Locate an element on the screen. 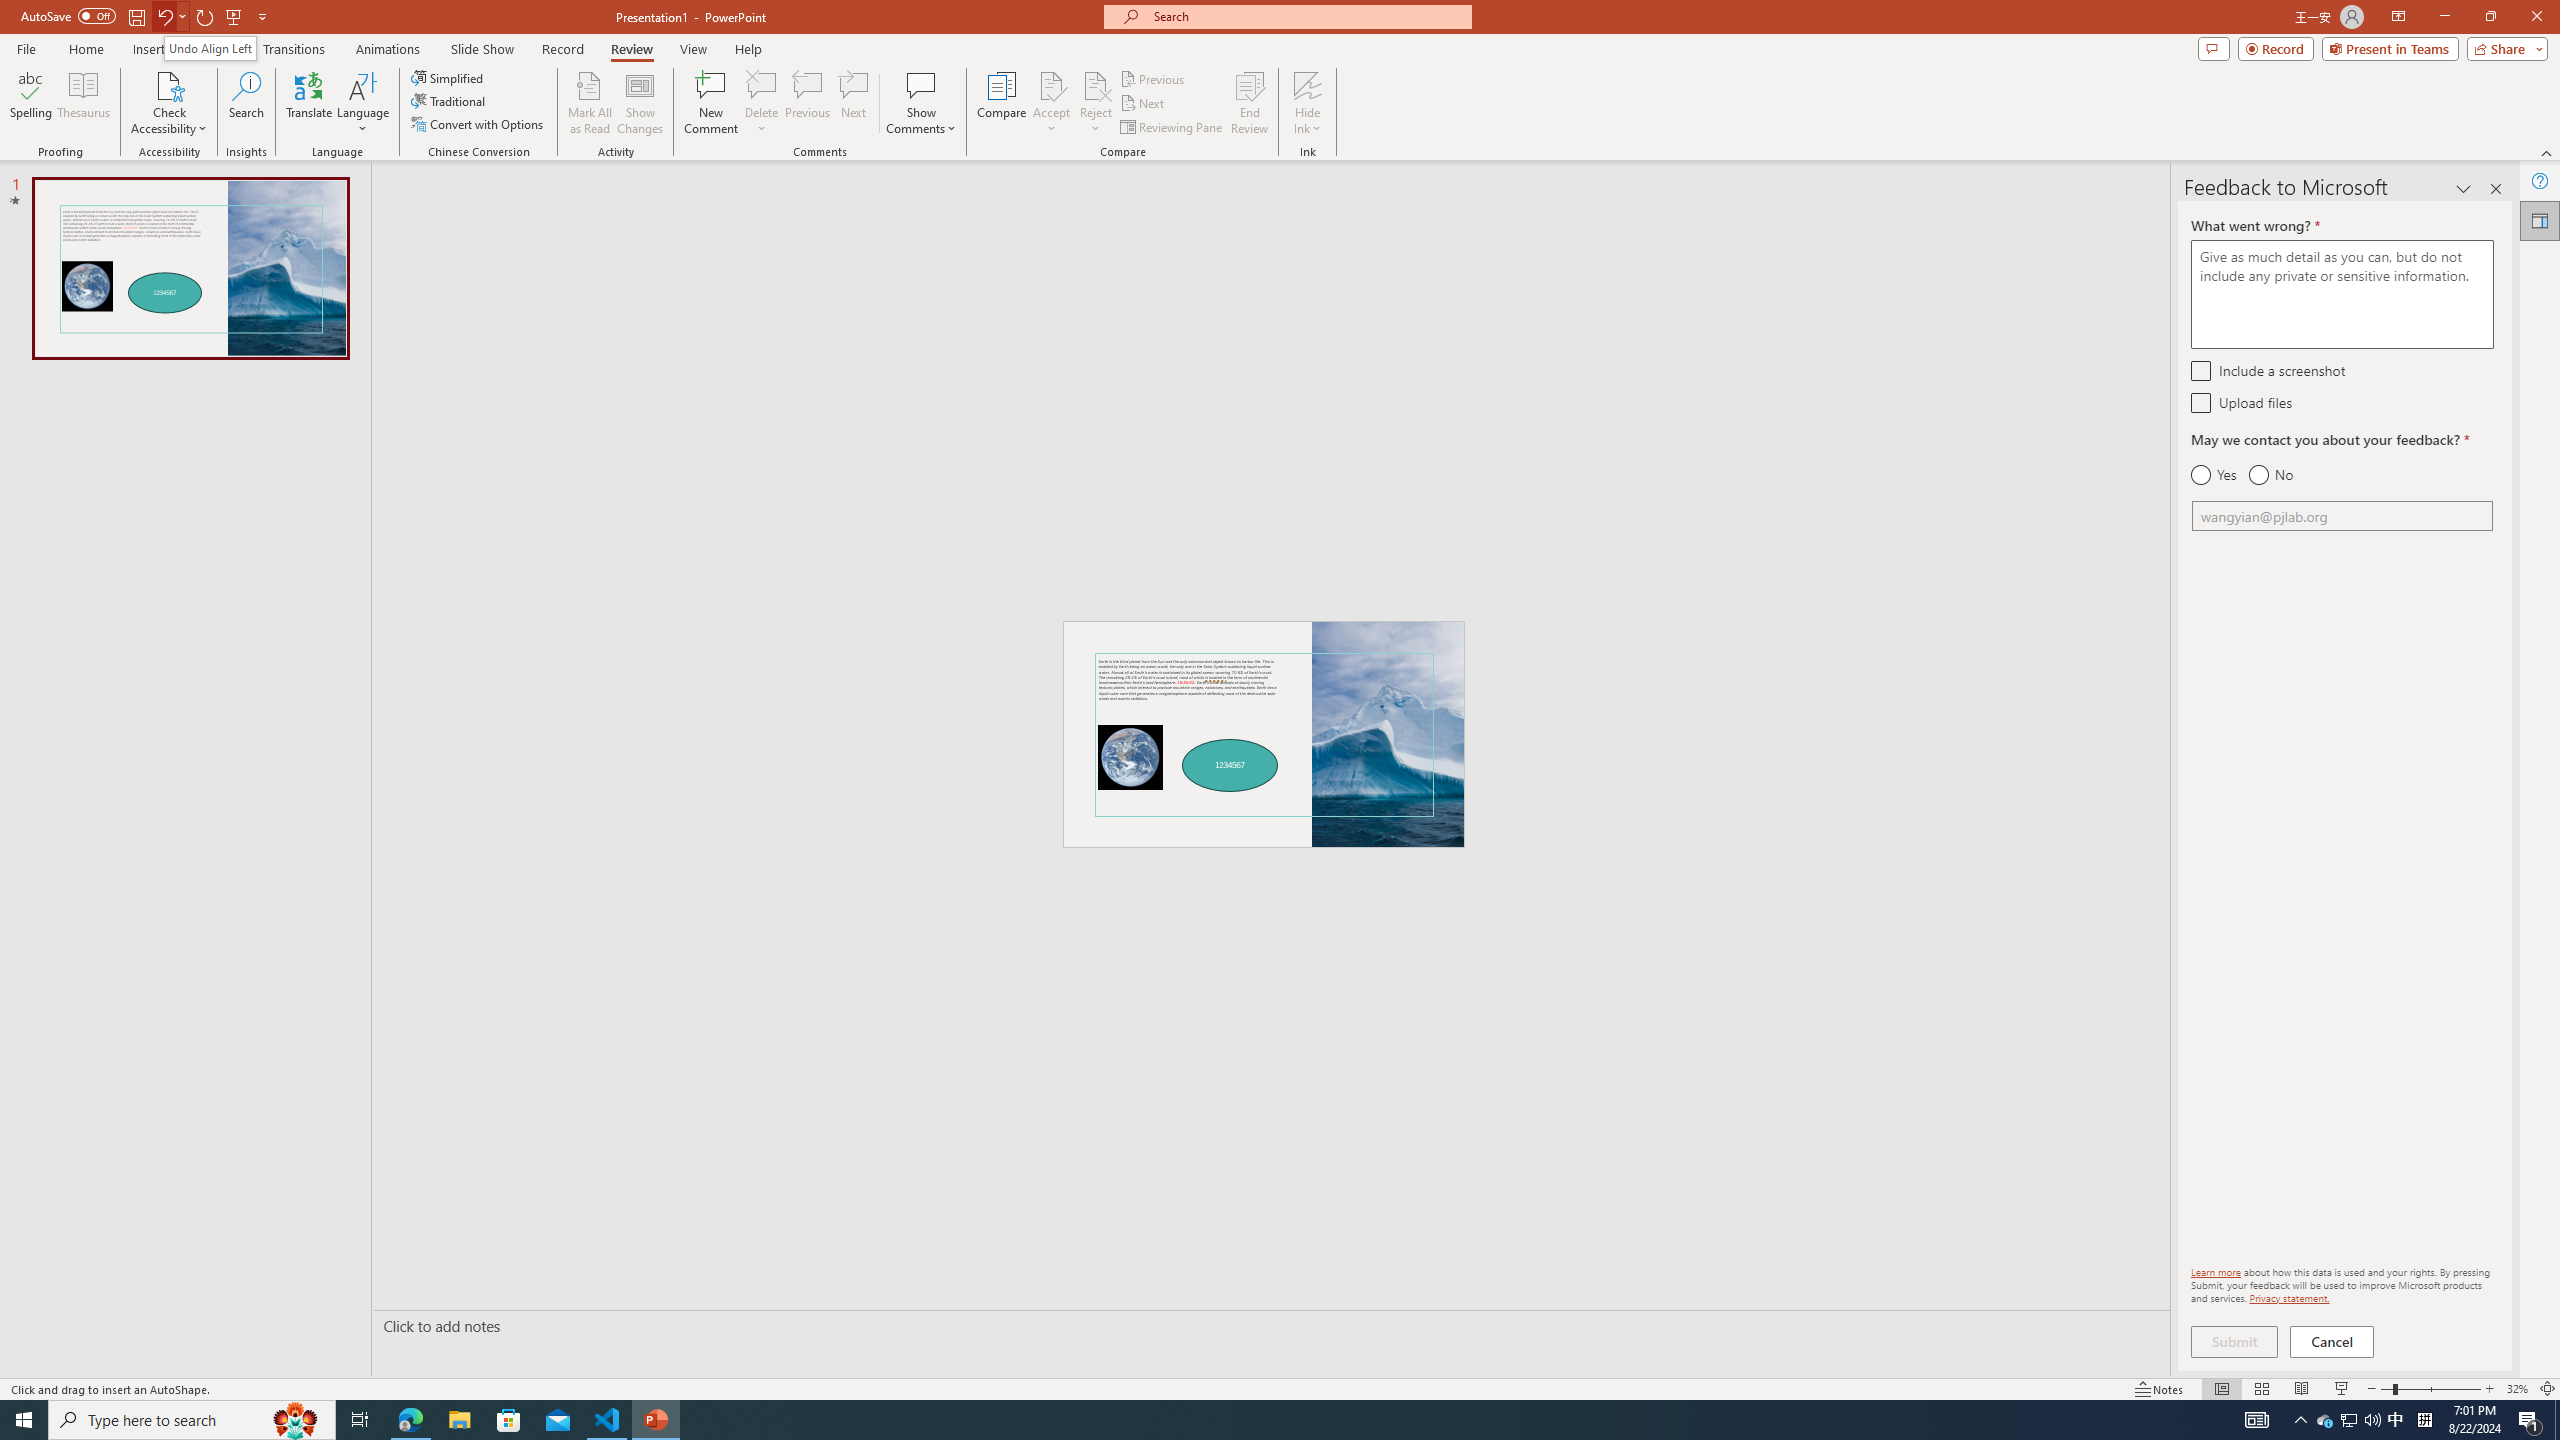  'Reject Change' is located at coordinates (1094, 84).